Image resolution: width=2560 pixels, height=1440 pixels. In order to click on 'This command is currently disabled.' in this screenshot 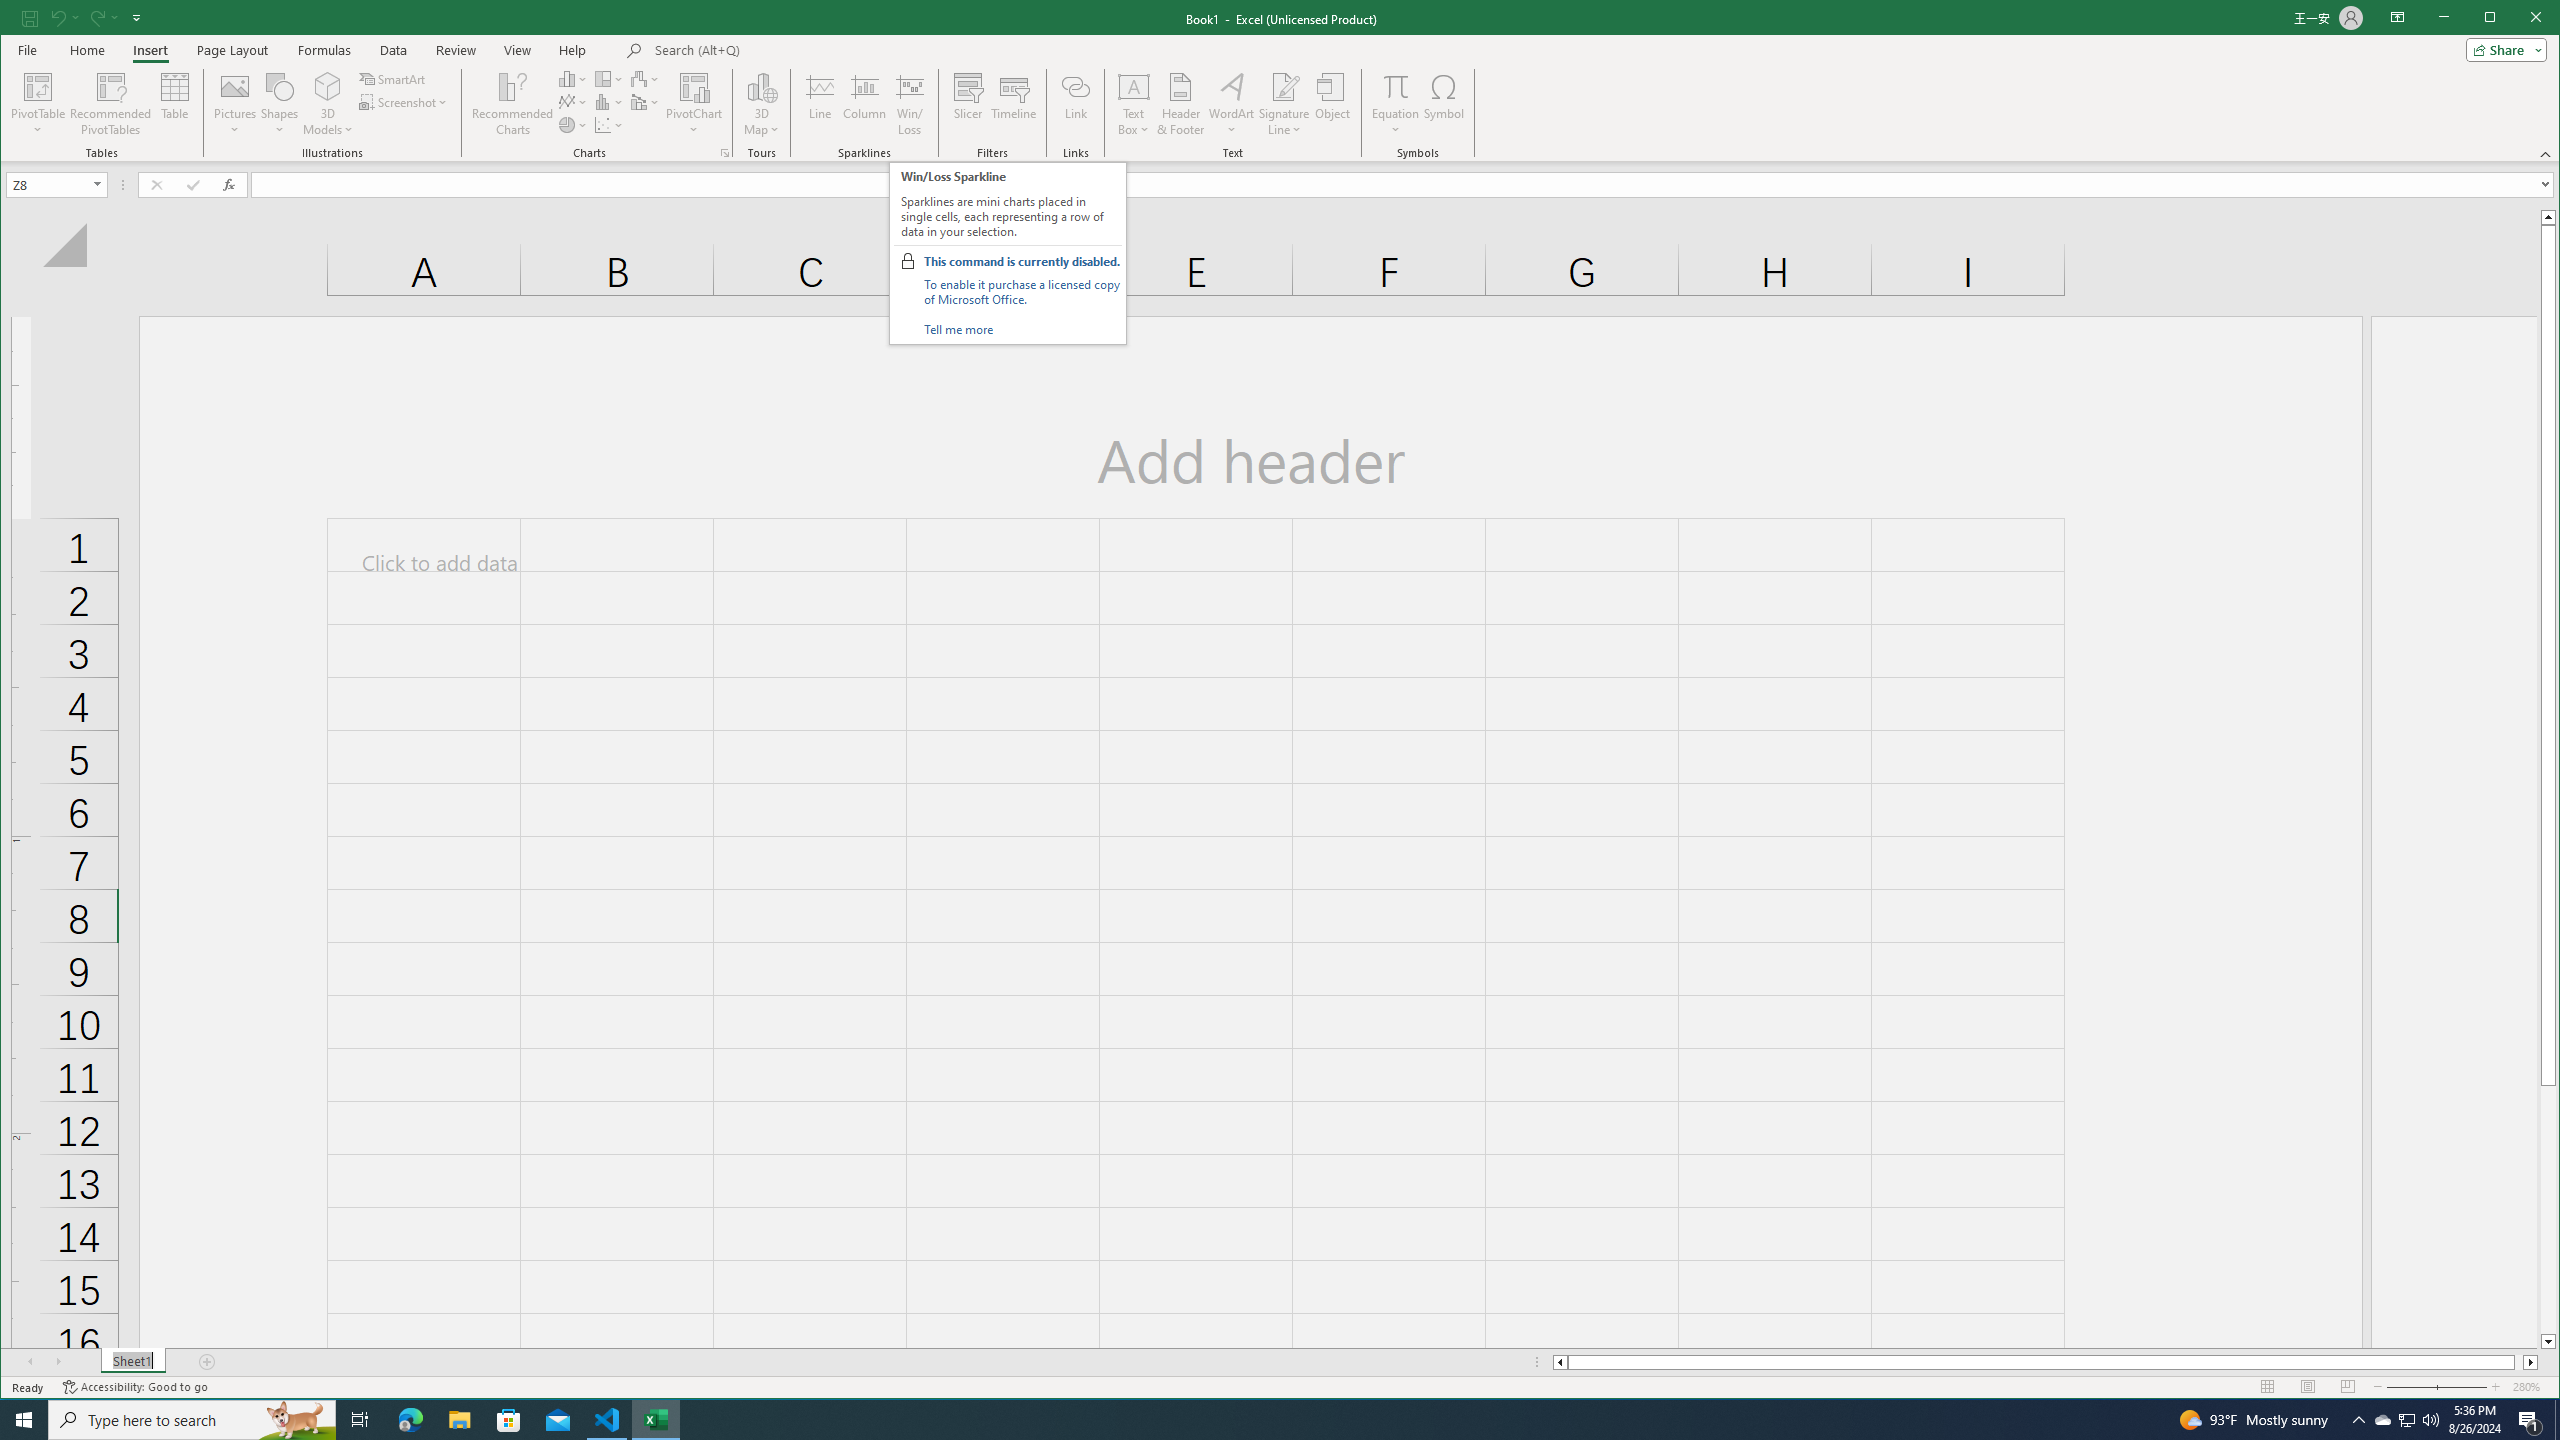, I will do `click(1020, 261)`.